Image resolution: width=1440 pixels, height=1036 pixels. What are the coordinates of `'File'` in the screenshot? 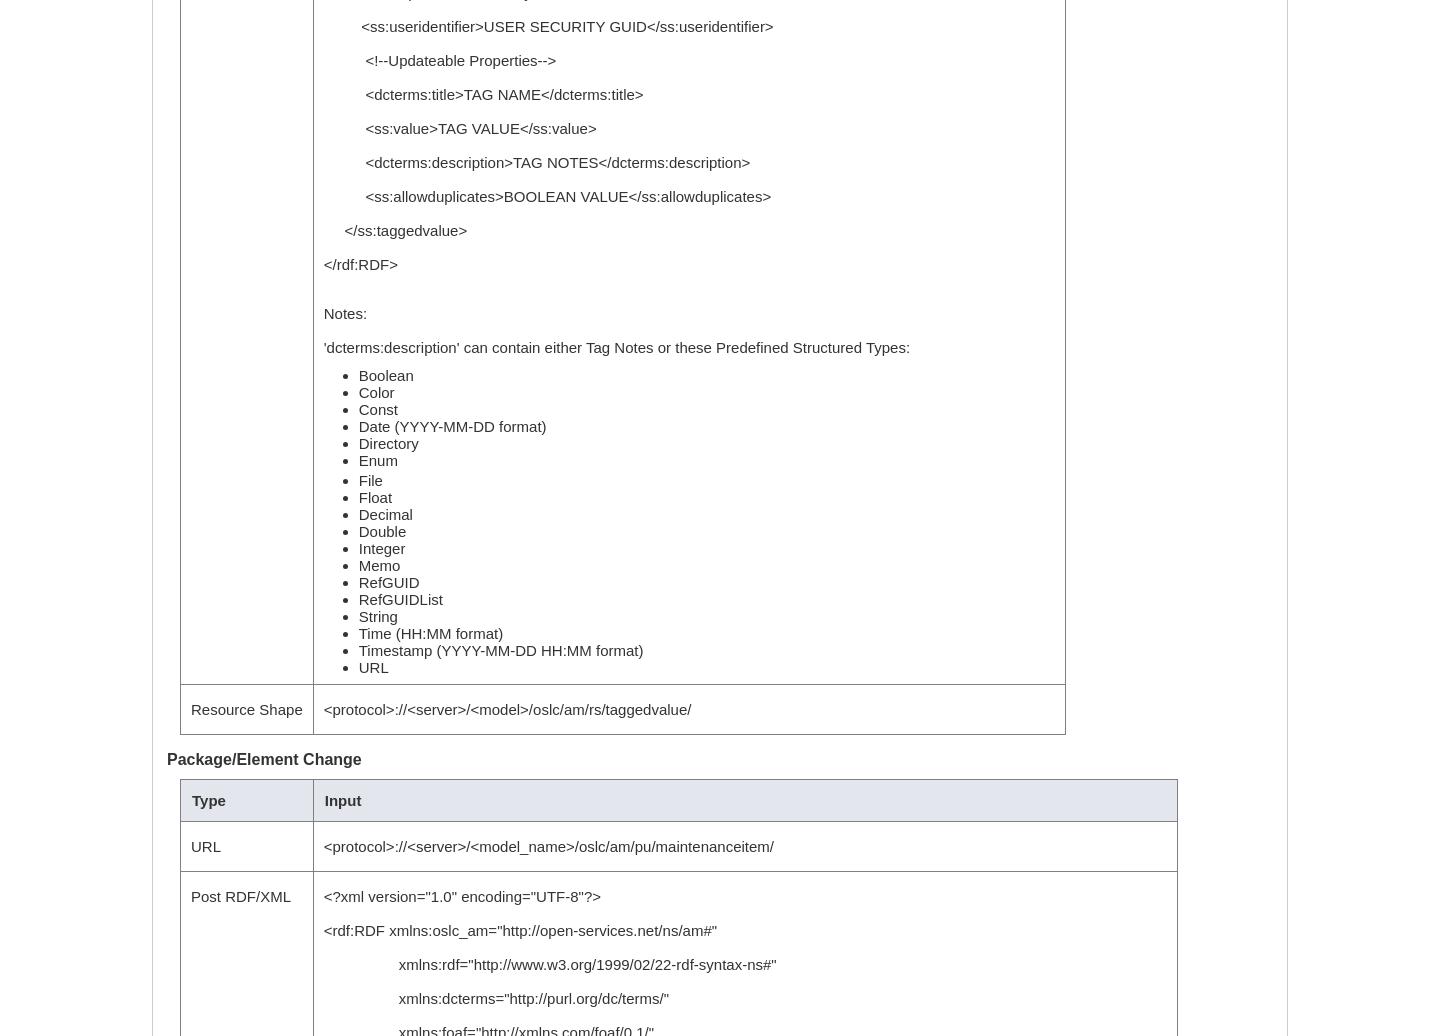 It's located at (368, 480).